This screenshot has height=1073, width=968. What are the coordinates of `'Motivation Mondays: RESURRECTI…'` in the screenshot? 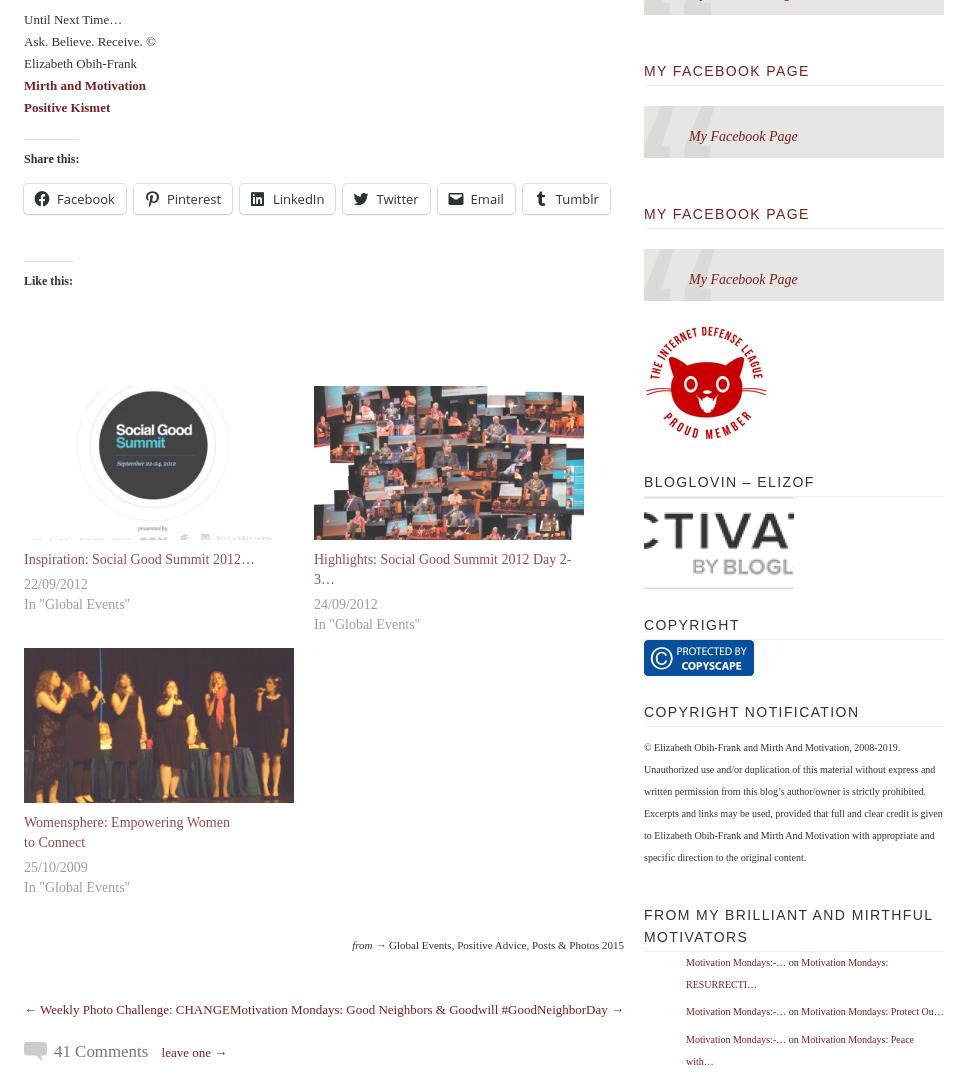 It's located at (785, 972).